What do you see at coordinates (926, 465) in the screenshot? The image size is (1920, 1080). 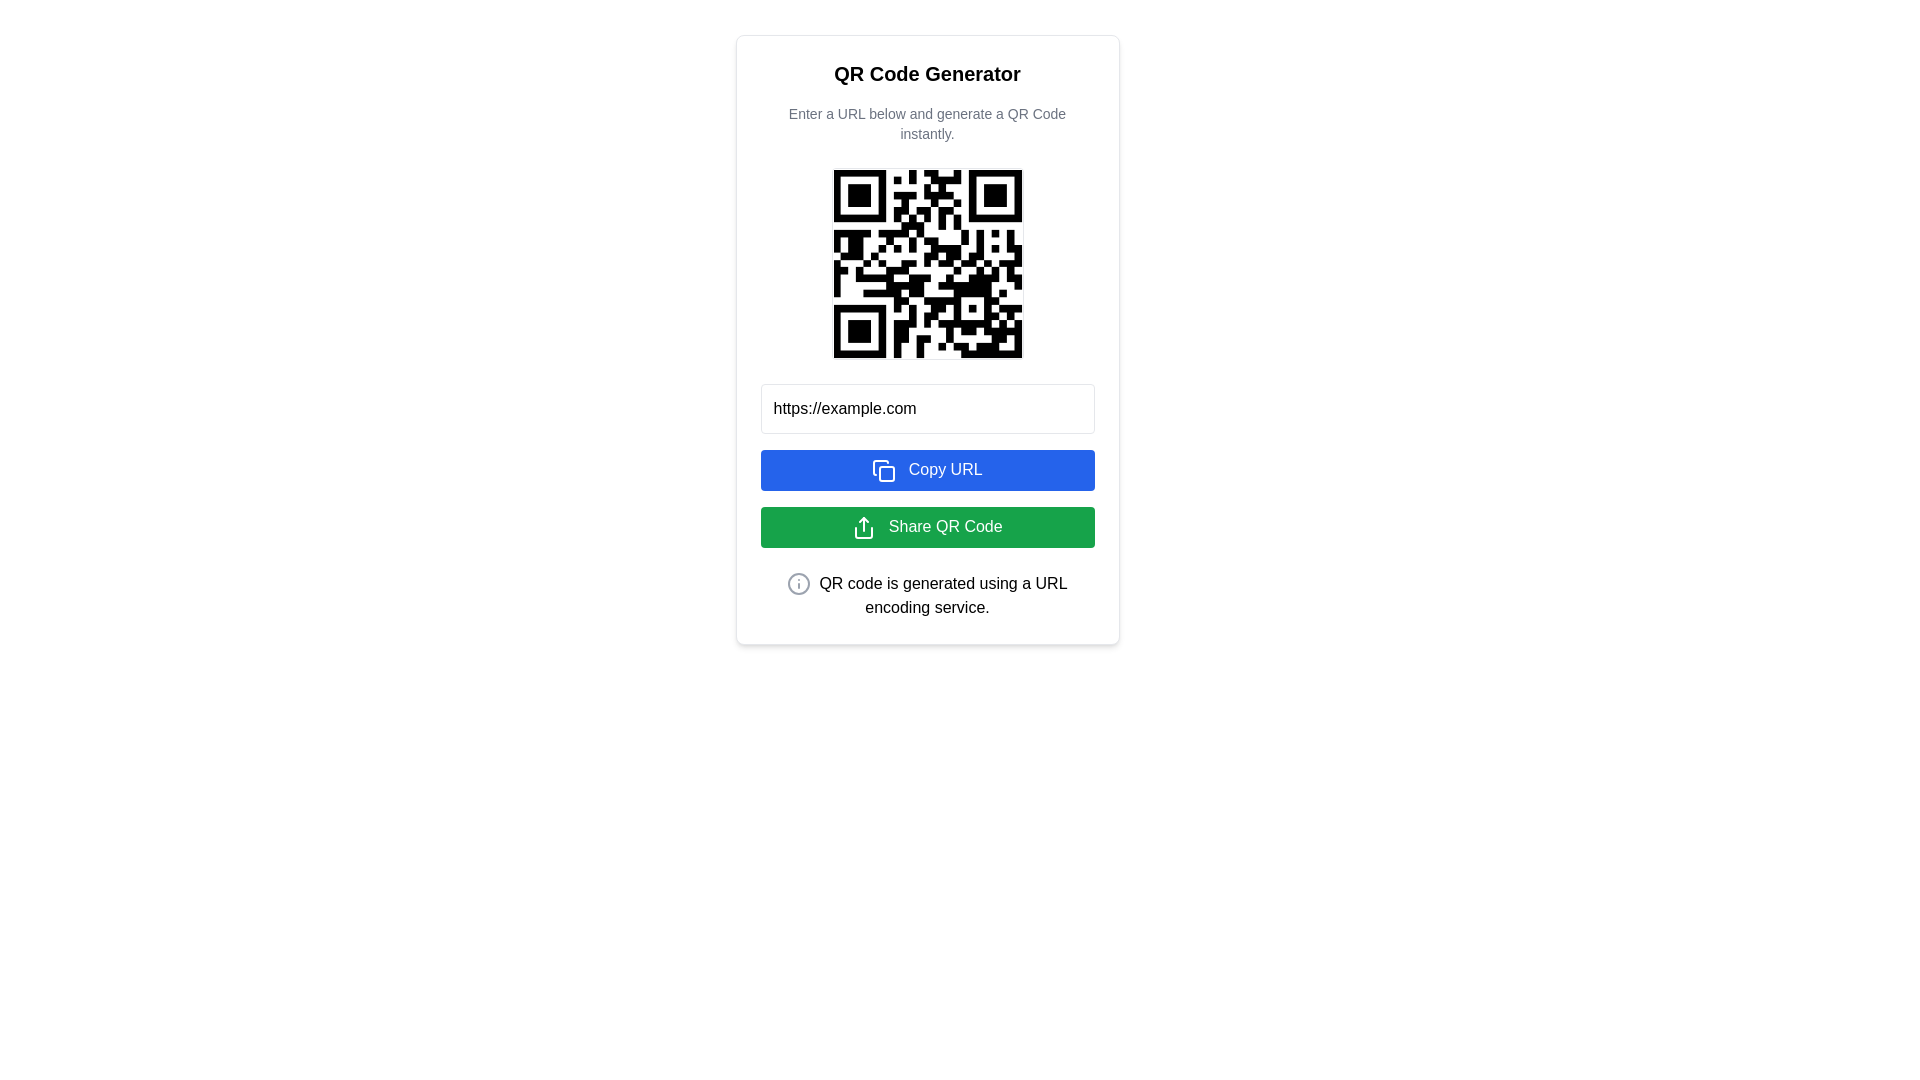 I see `the 'Share QR Code' button, which is the green button located directly below the 'Copy URL' button in the QR Code Generator interface` at bounding box center [926, 465].